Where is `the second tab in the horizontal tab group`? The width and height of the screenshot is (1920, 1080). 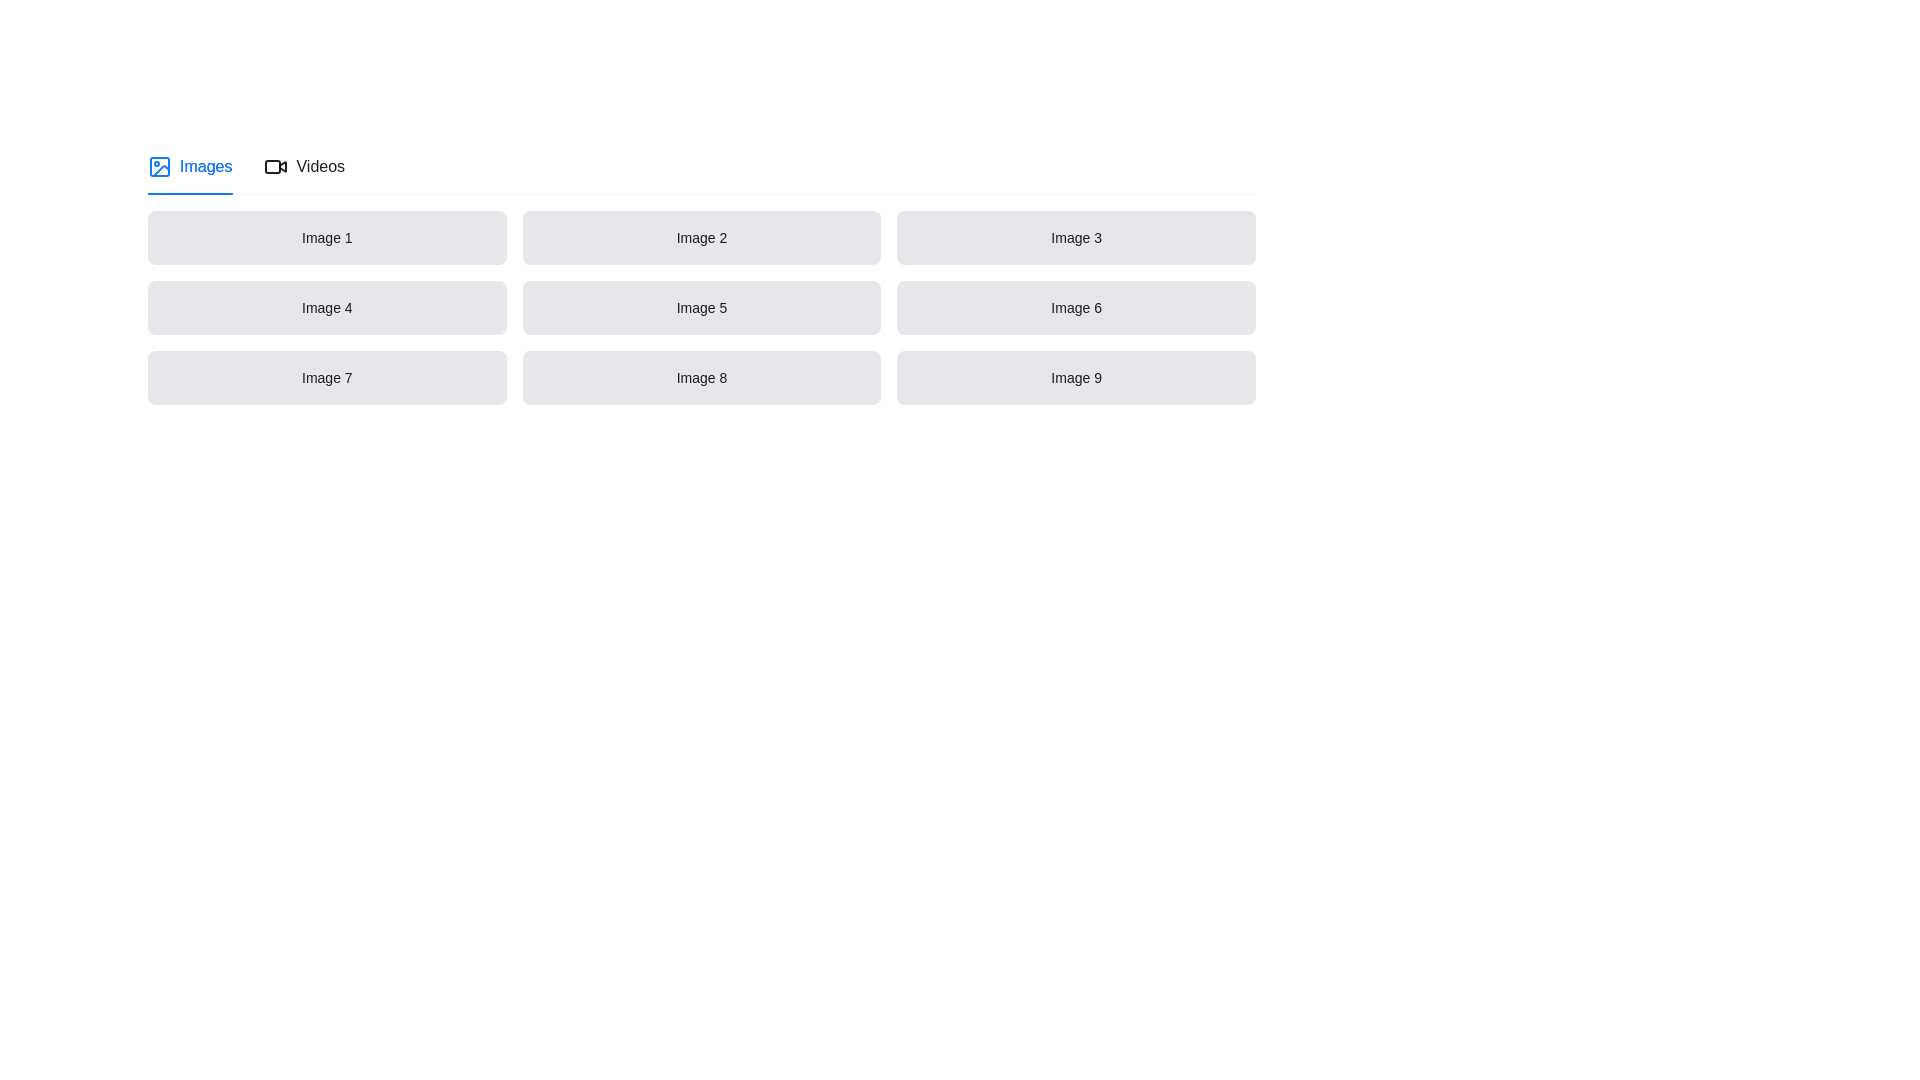
the second tab in the horizontal tab group is located at coordinates (303, 165).